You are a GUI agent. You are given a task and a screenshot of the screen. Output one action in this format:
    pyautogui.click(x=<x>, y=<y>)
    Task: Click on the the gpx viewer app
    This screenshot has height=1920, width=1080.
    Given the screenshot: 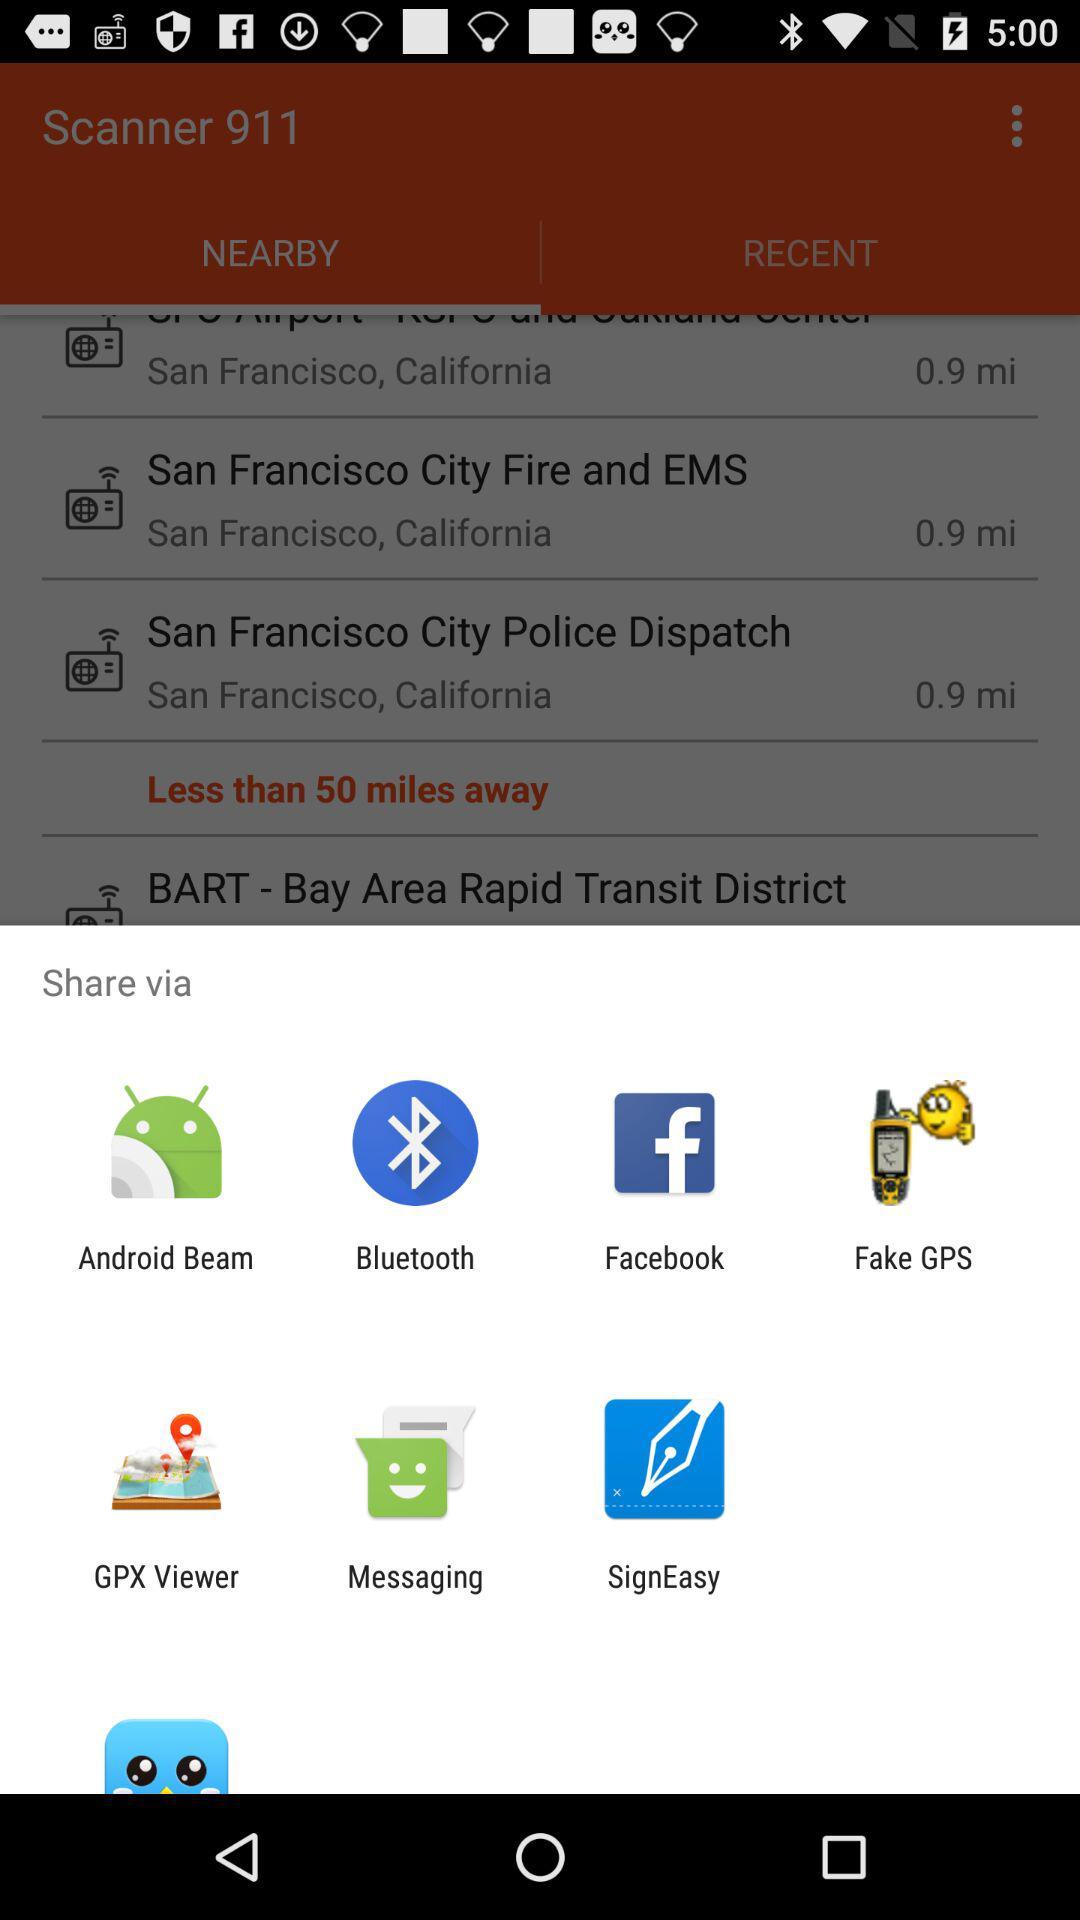 What is the action you would take?
    pyautogui.click(x=165, y=1592)
    